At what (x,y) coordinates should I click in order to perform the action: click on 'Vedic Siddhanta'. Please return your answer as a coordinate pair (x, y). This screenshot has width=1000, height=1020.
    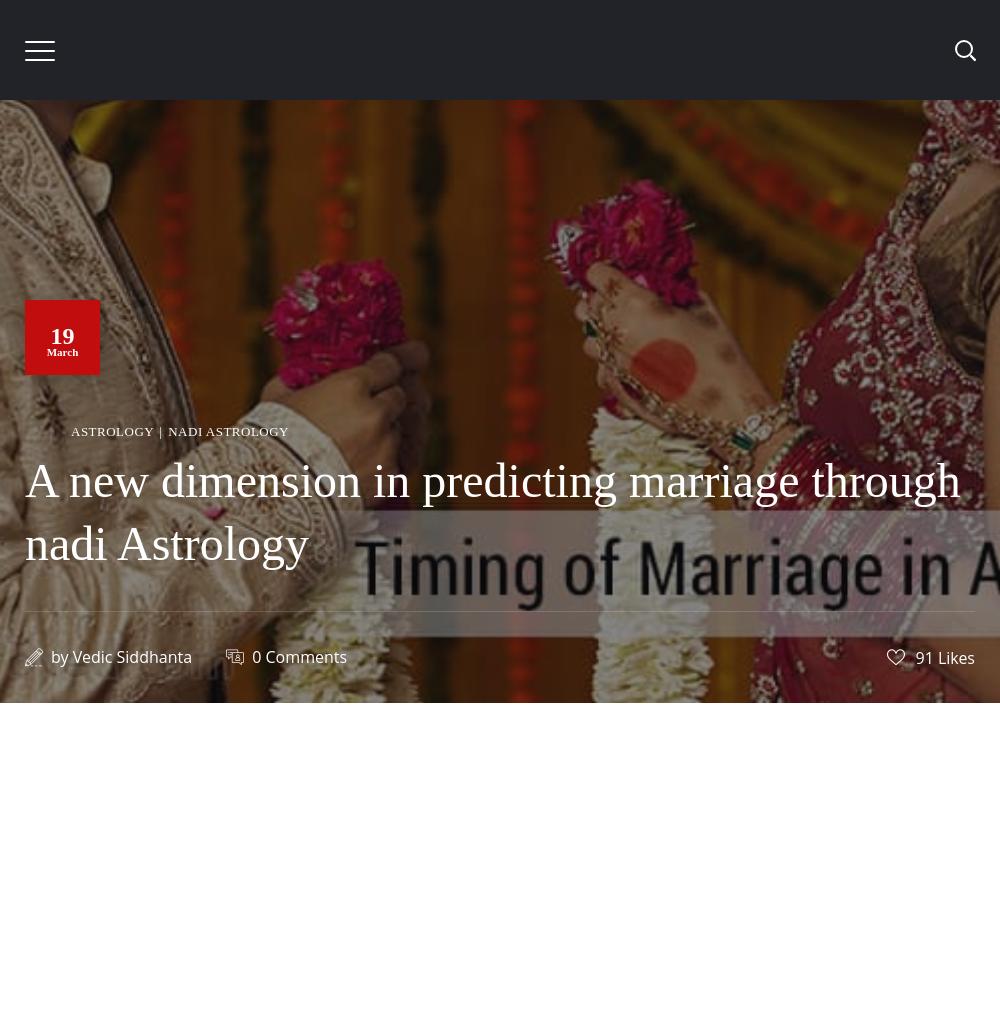
    Looking at the image, I should click on (132, 655).